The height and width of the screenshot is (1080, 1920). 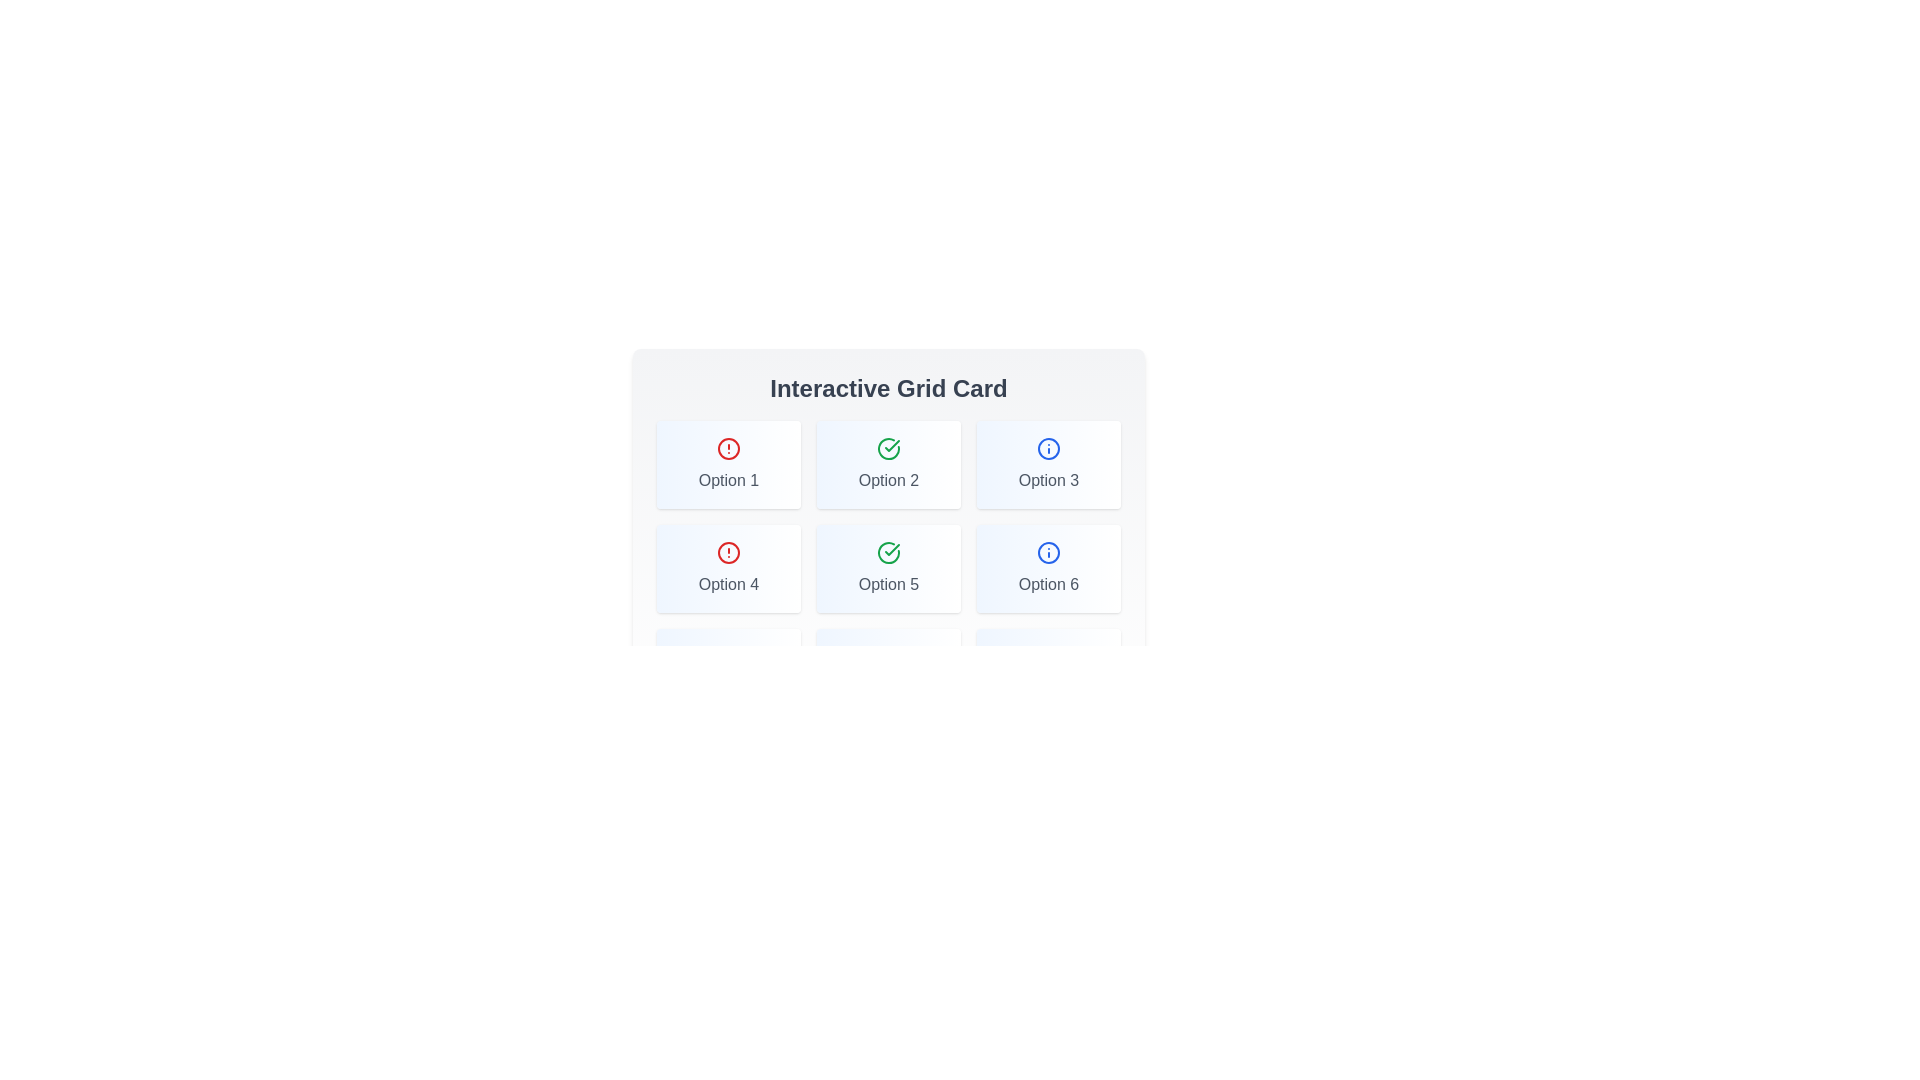 I want to click on the Alert icon located in the second row and first column of the 2x3 grid under 'Interactive Grid Card', associated with 'Option 4', so click(x=728, y=552).